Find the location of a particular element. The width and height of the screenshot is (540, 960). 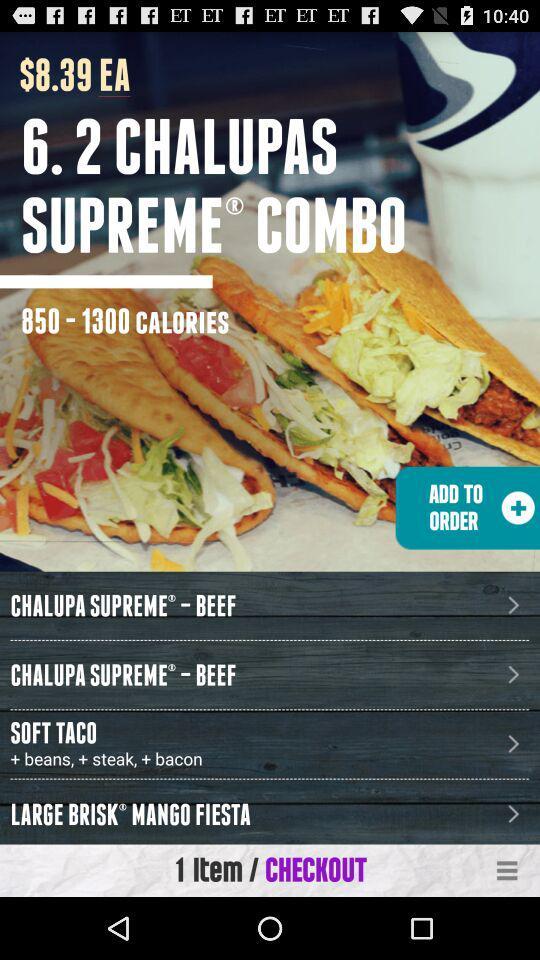

the menu icon is located at coordinates (507, 931).